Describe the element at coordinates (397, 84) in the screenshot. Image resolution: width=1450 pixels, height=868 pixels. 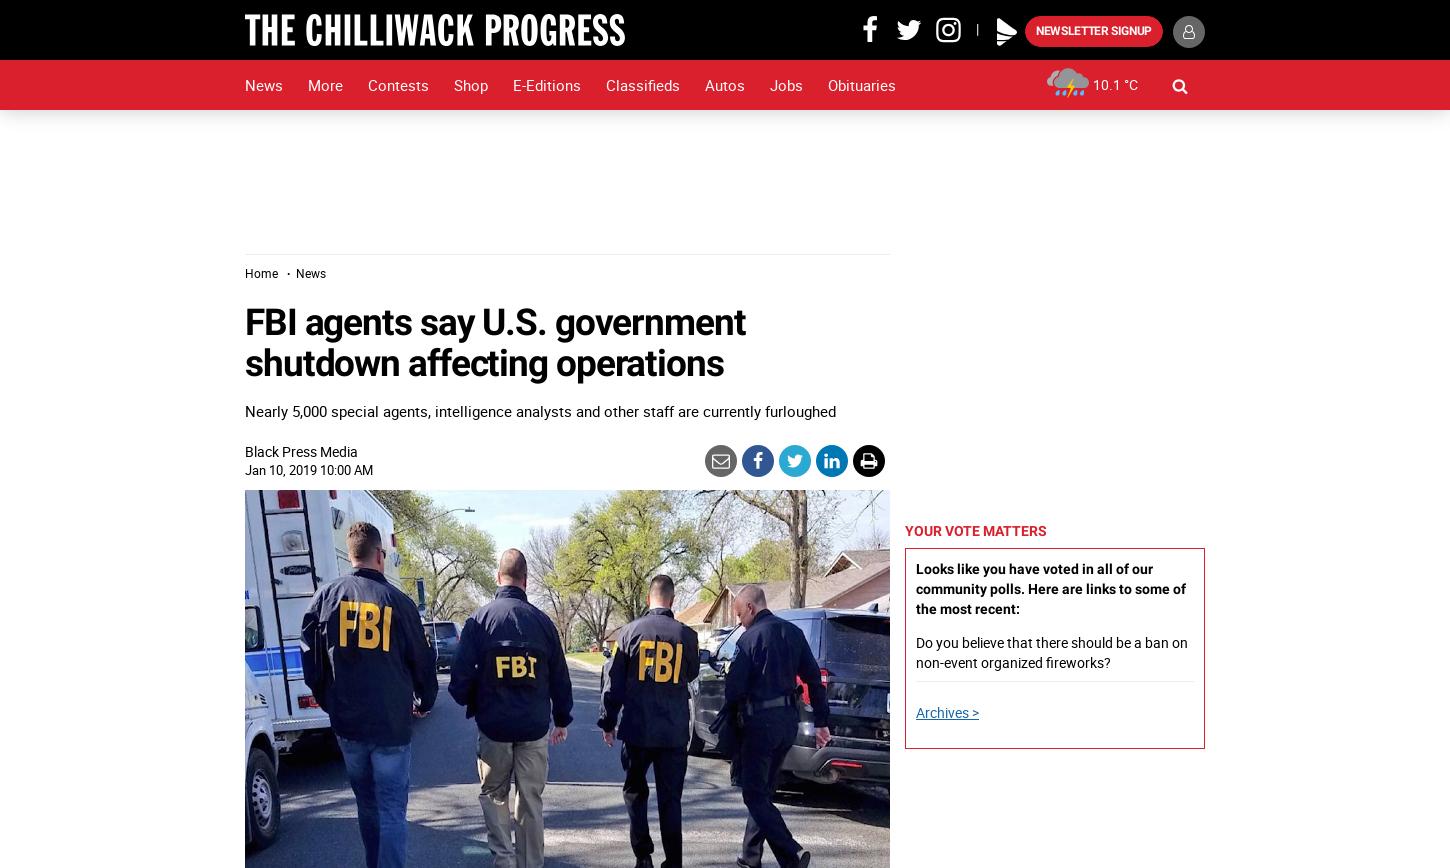
I see `'Contests'` at that location.